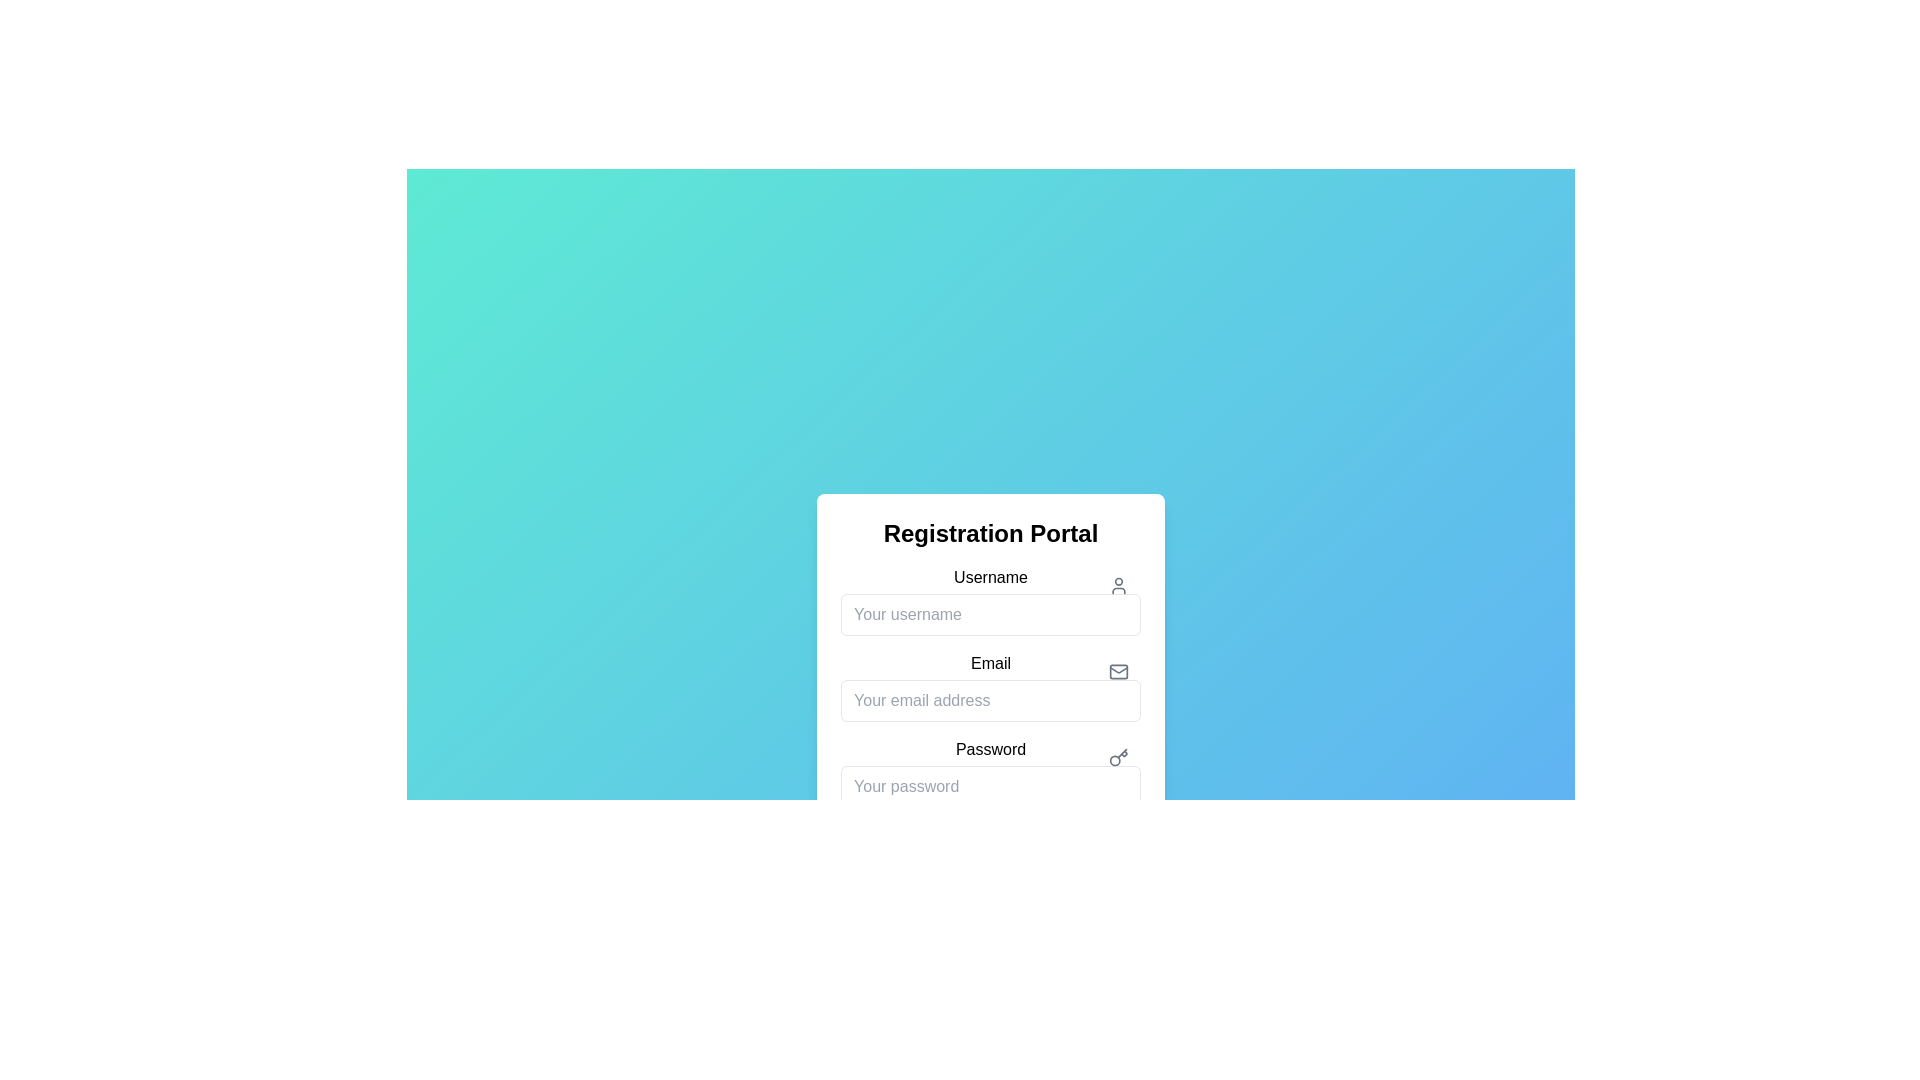 This screenshot has width=1920, height=1080. What do you see at coordinates (1117, 671) in the screenshot?
I see `the Email Icon located to the right of the Email input field in the Registration Portal form` at bounding box center [1117, 671].